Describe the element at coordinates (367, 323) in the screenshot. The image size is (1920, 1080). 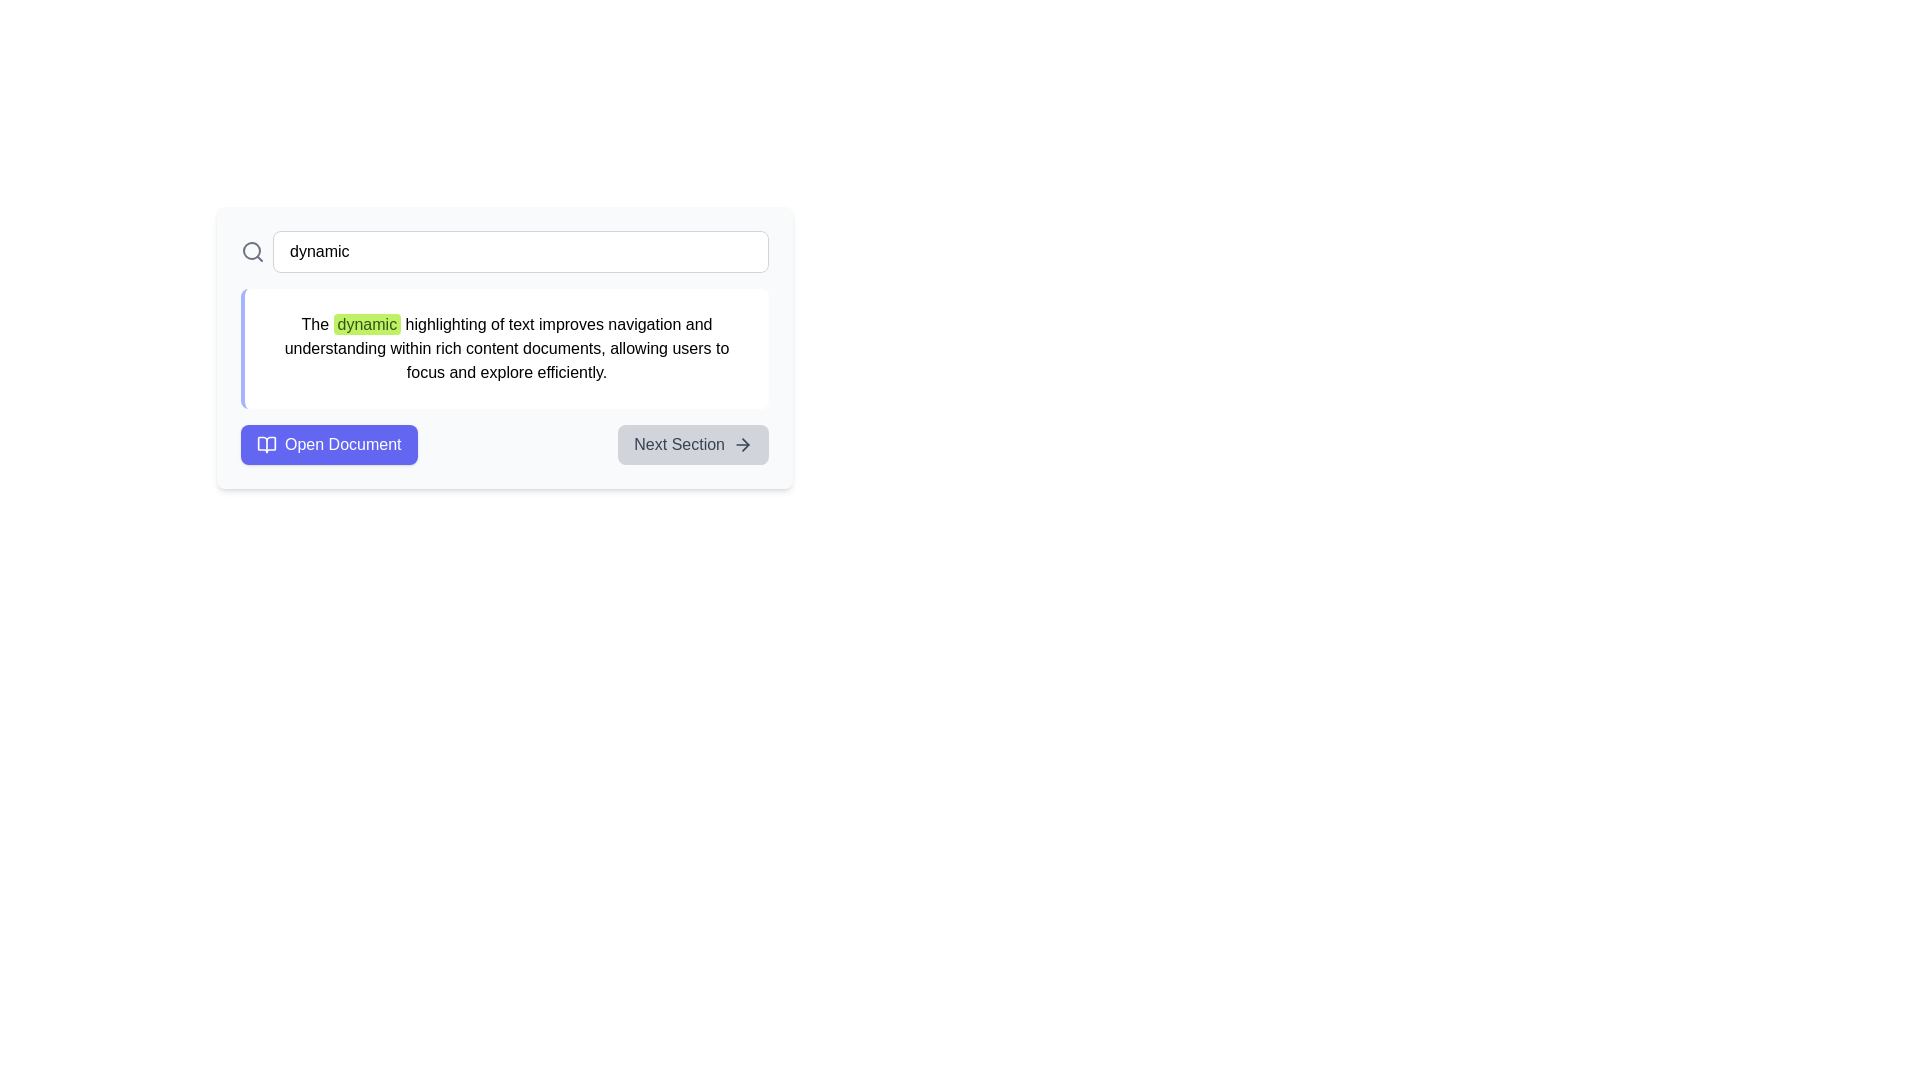
I see `the Text Highlight that emphasizes the word 'dynamic' within the paragraph, located centrally in the content area with an indigo accent line on the left` at that location.